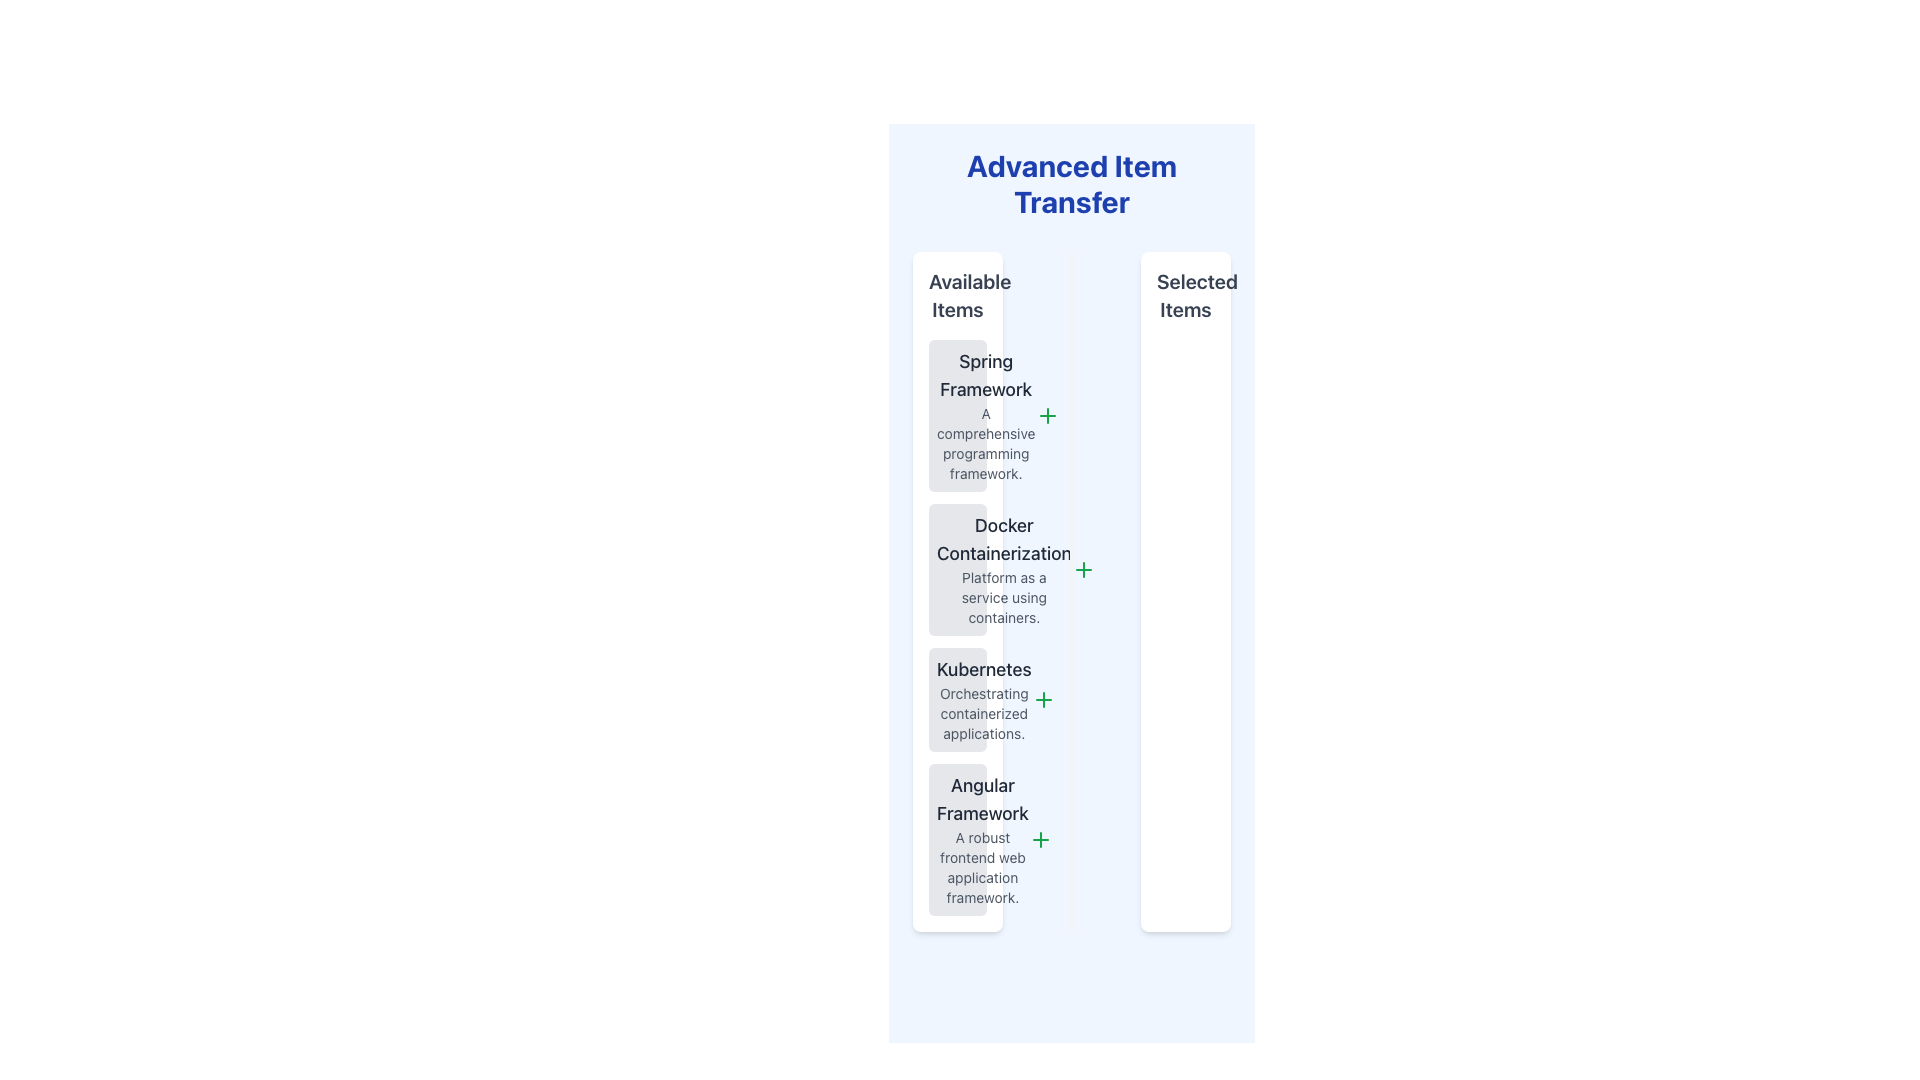  Describe the element at coordinates (1040, 840) in the screenshot. I see `the plus icon located to the right of the descriptive text for the 'Angular Framework' entry in the 'Available Items' section` at that location.